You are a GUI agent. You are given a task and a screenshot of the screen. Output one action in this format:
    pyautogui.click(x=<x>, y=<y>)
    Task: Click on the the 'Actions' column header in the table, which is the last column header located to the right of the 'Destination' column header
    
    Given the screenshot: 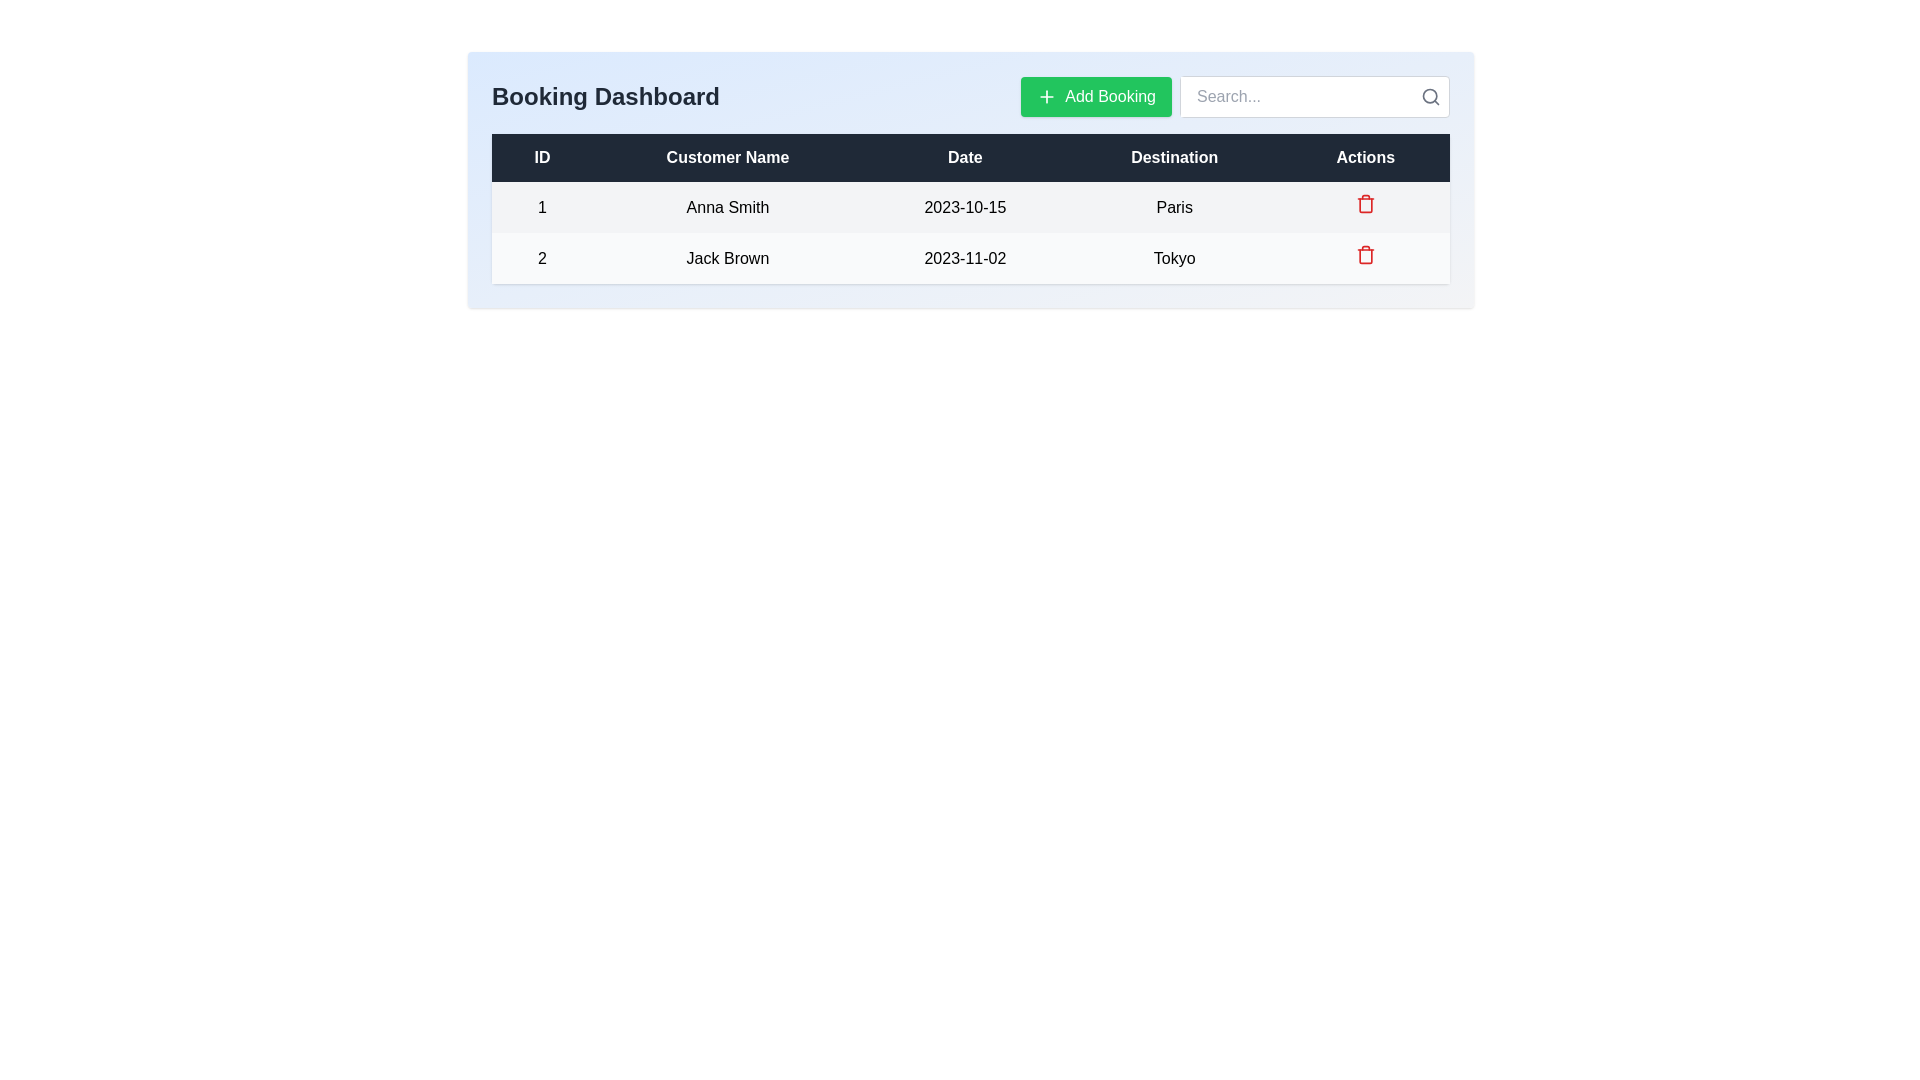 What is the action you would take?
    pyautogui.click(x=1364, y=157)
    